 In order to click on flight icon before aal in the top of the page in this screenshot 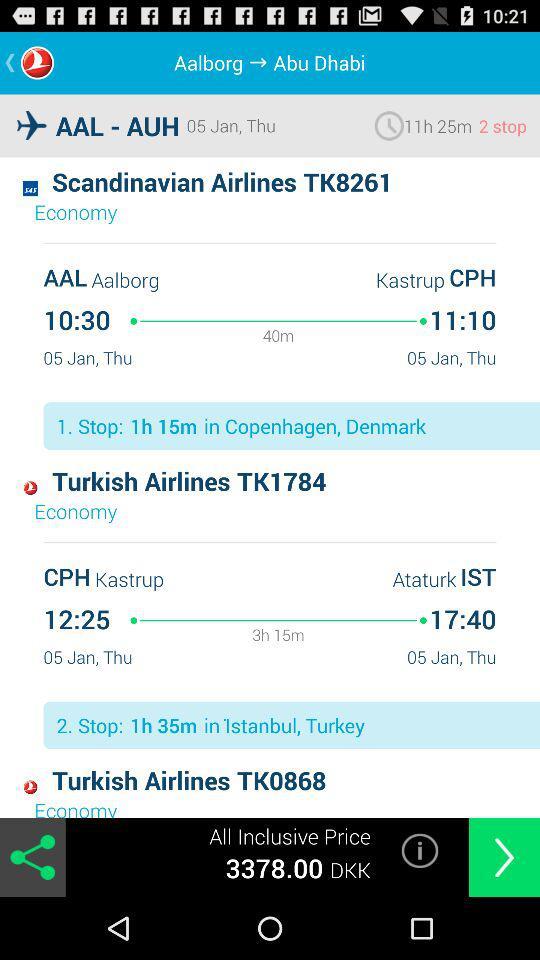, I will do `click(31, 124)`.